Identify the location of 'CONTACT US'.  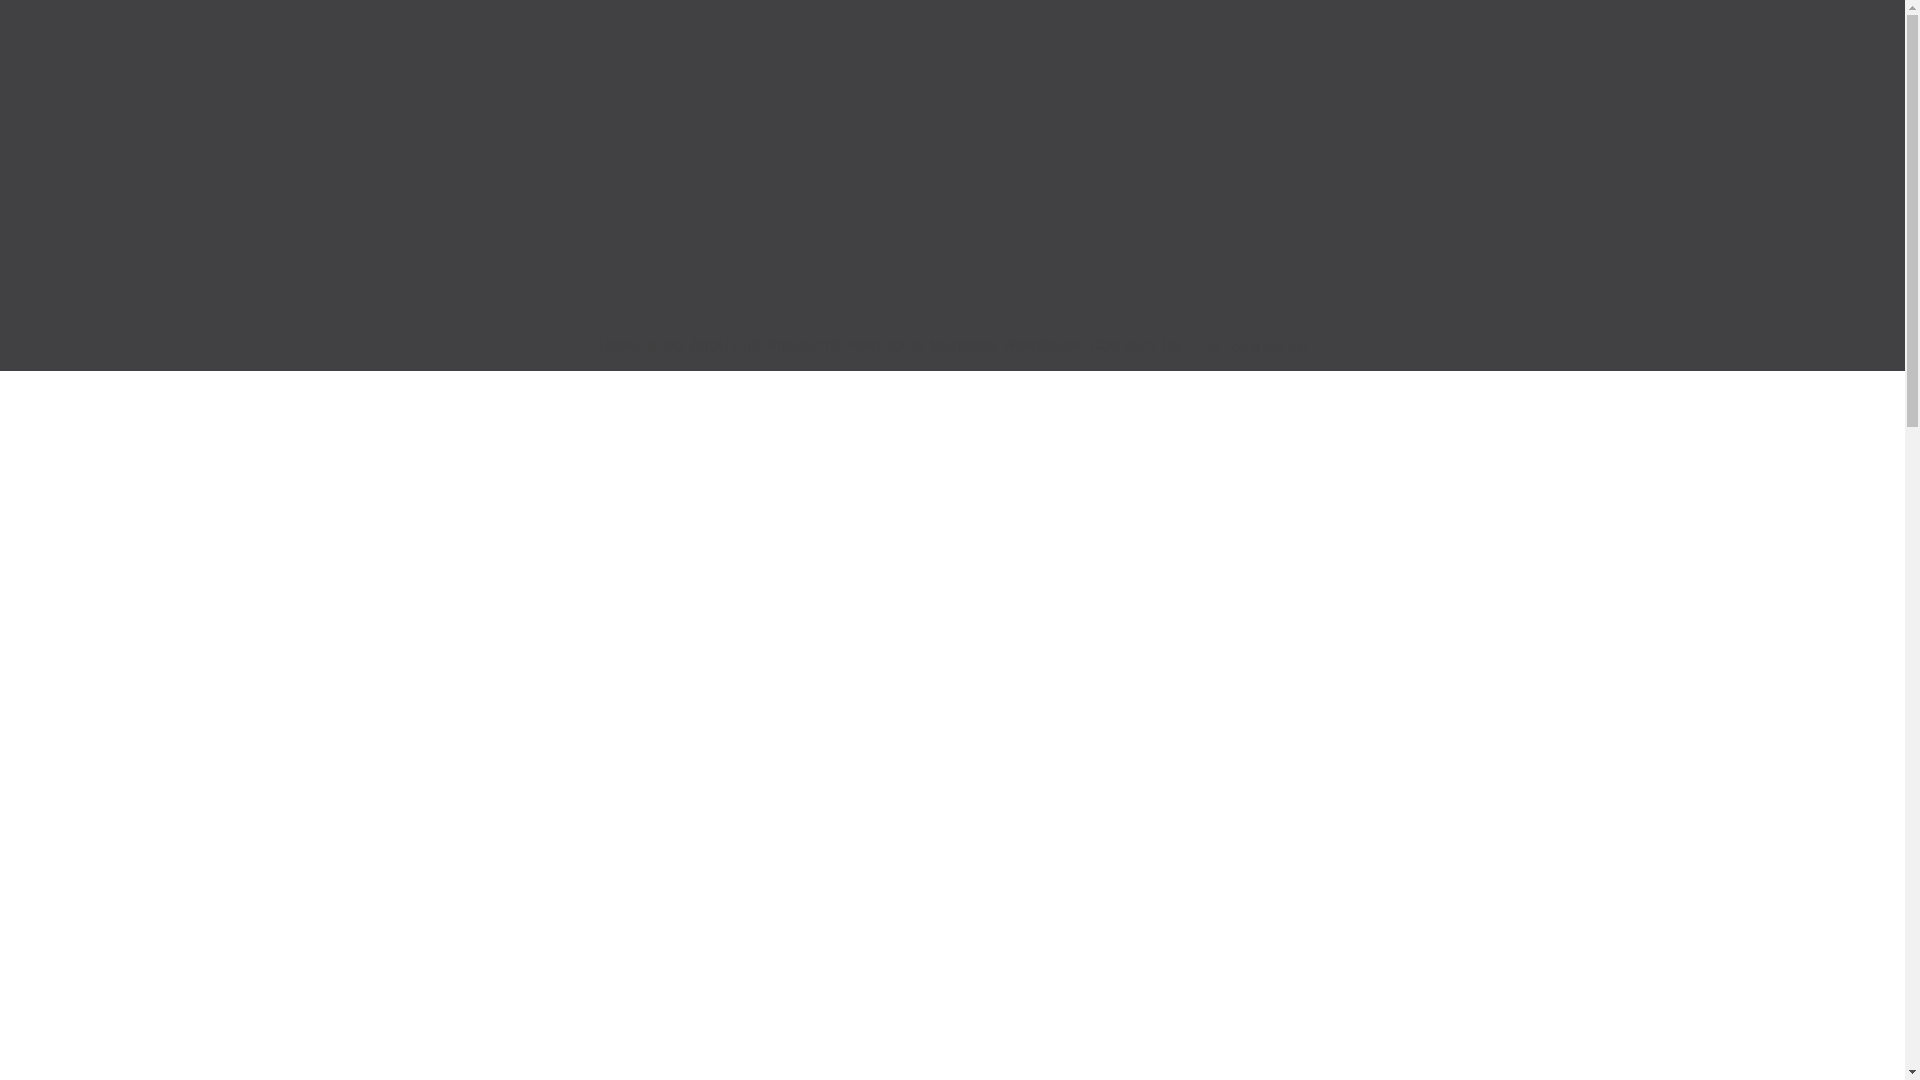
(1134, 346).